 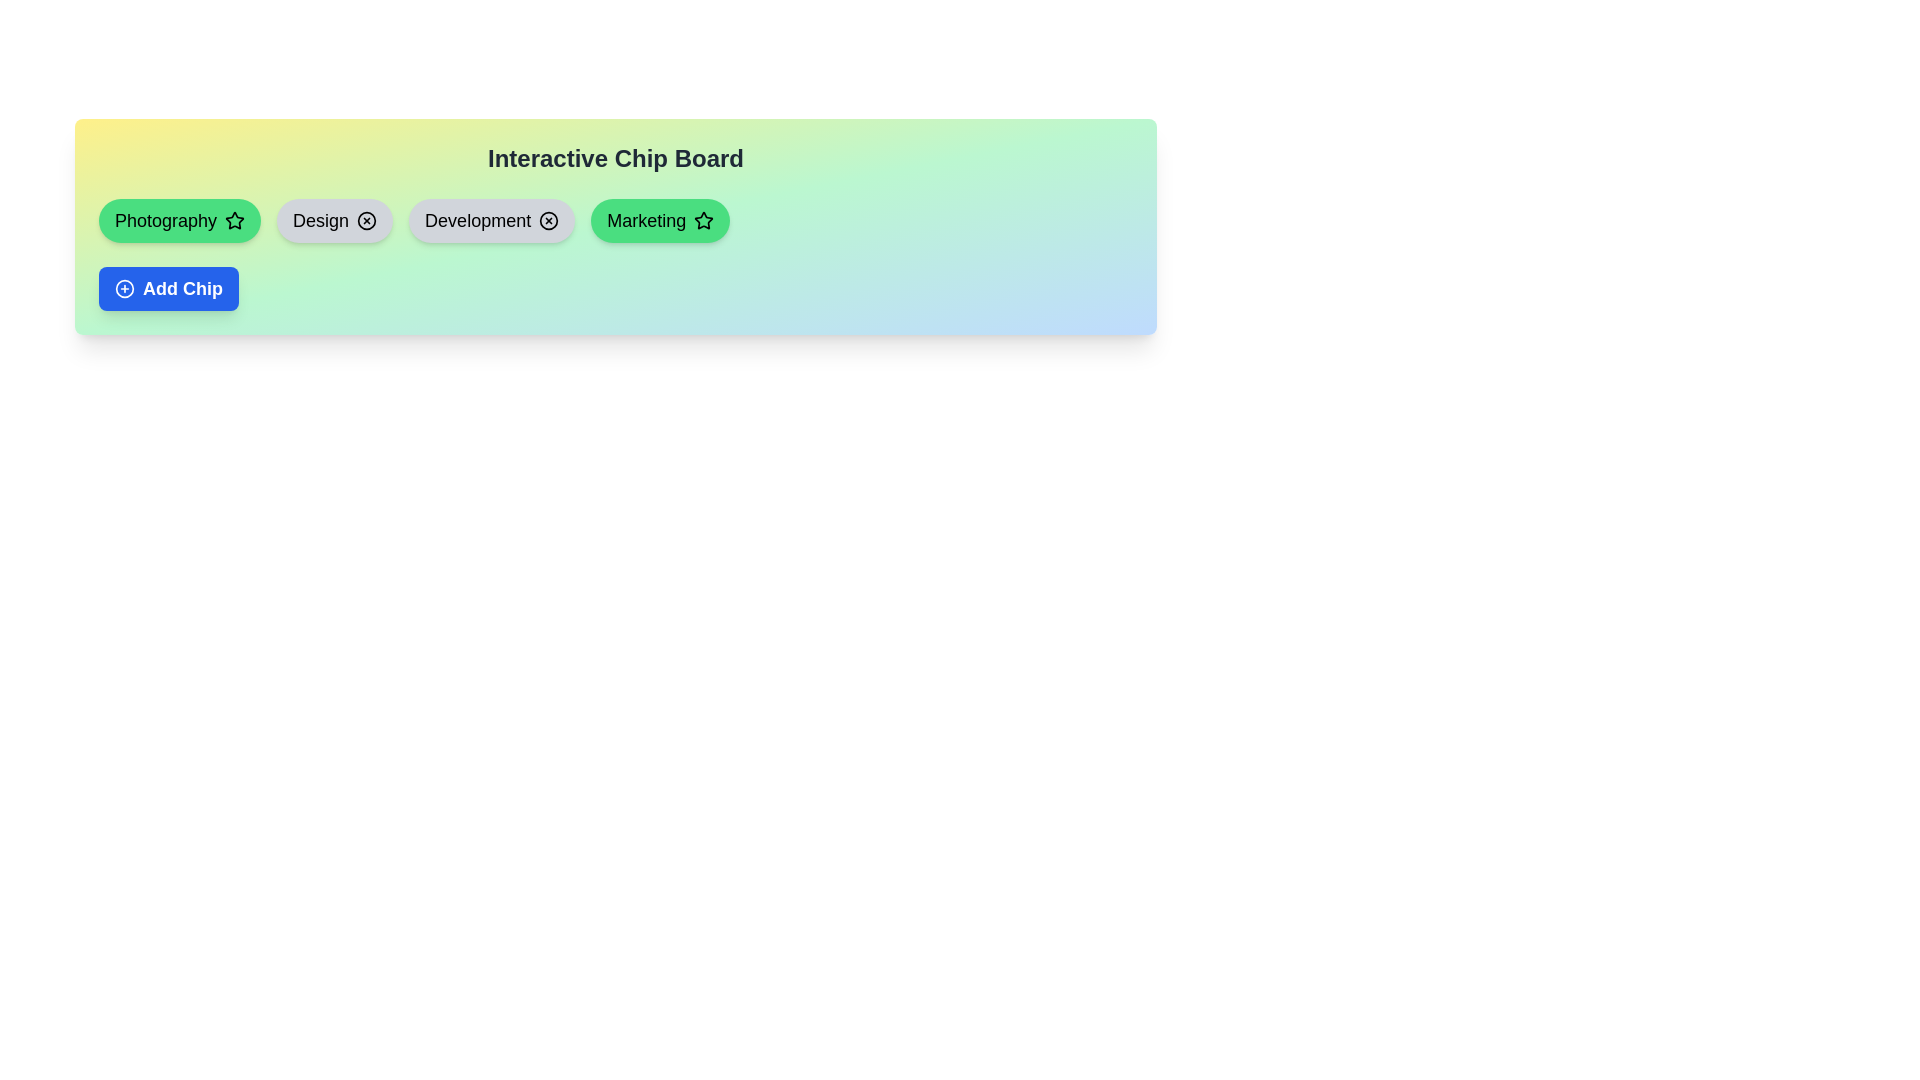 I want to click on the 'Development' chip component, so click(x=492, y=220).